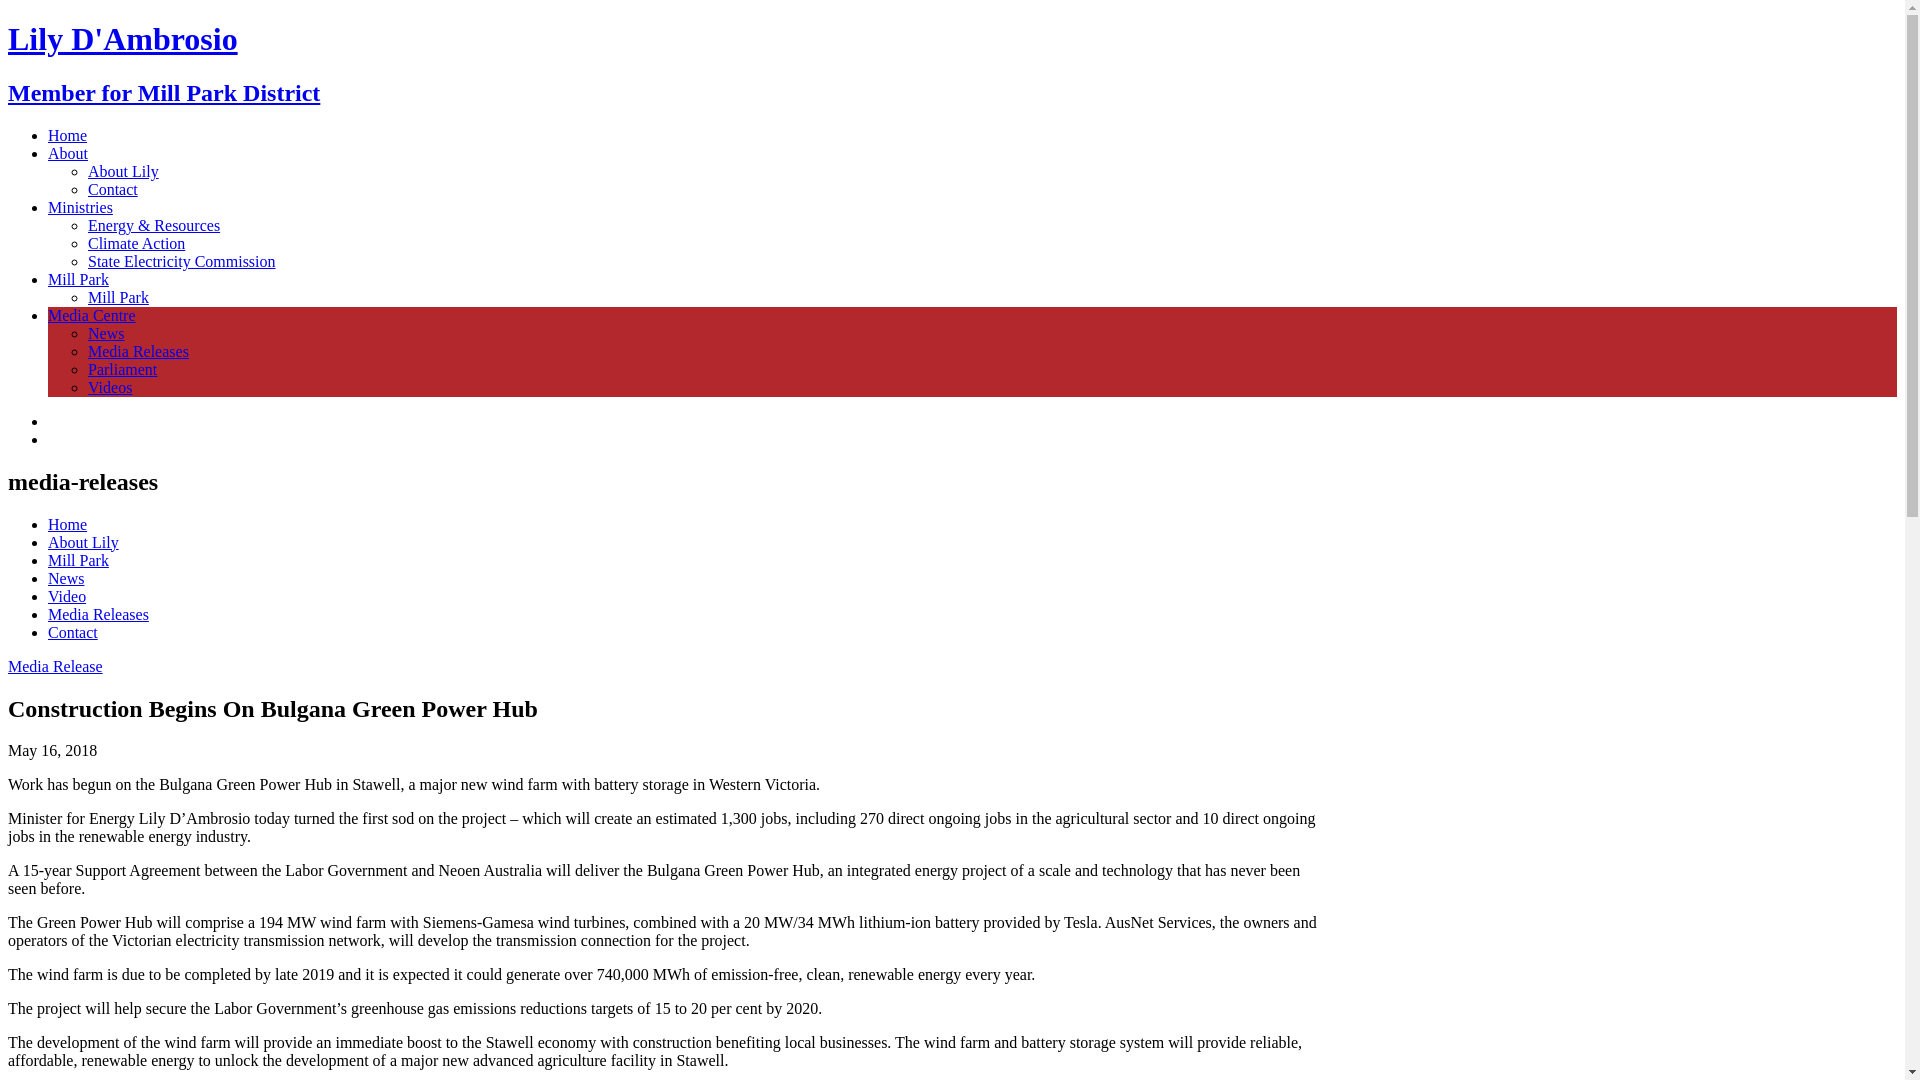 The width and height of the screenshot is (1920, 1080). Describe the element at coordinates (48, 632) in the screenshot. I see `'Contact'` at that location.